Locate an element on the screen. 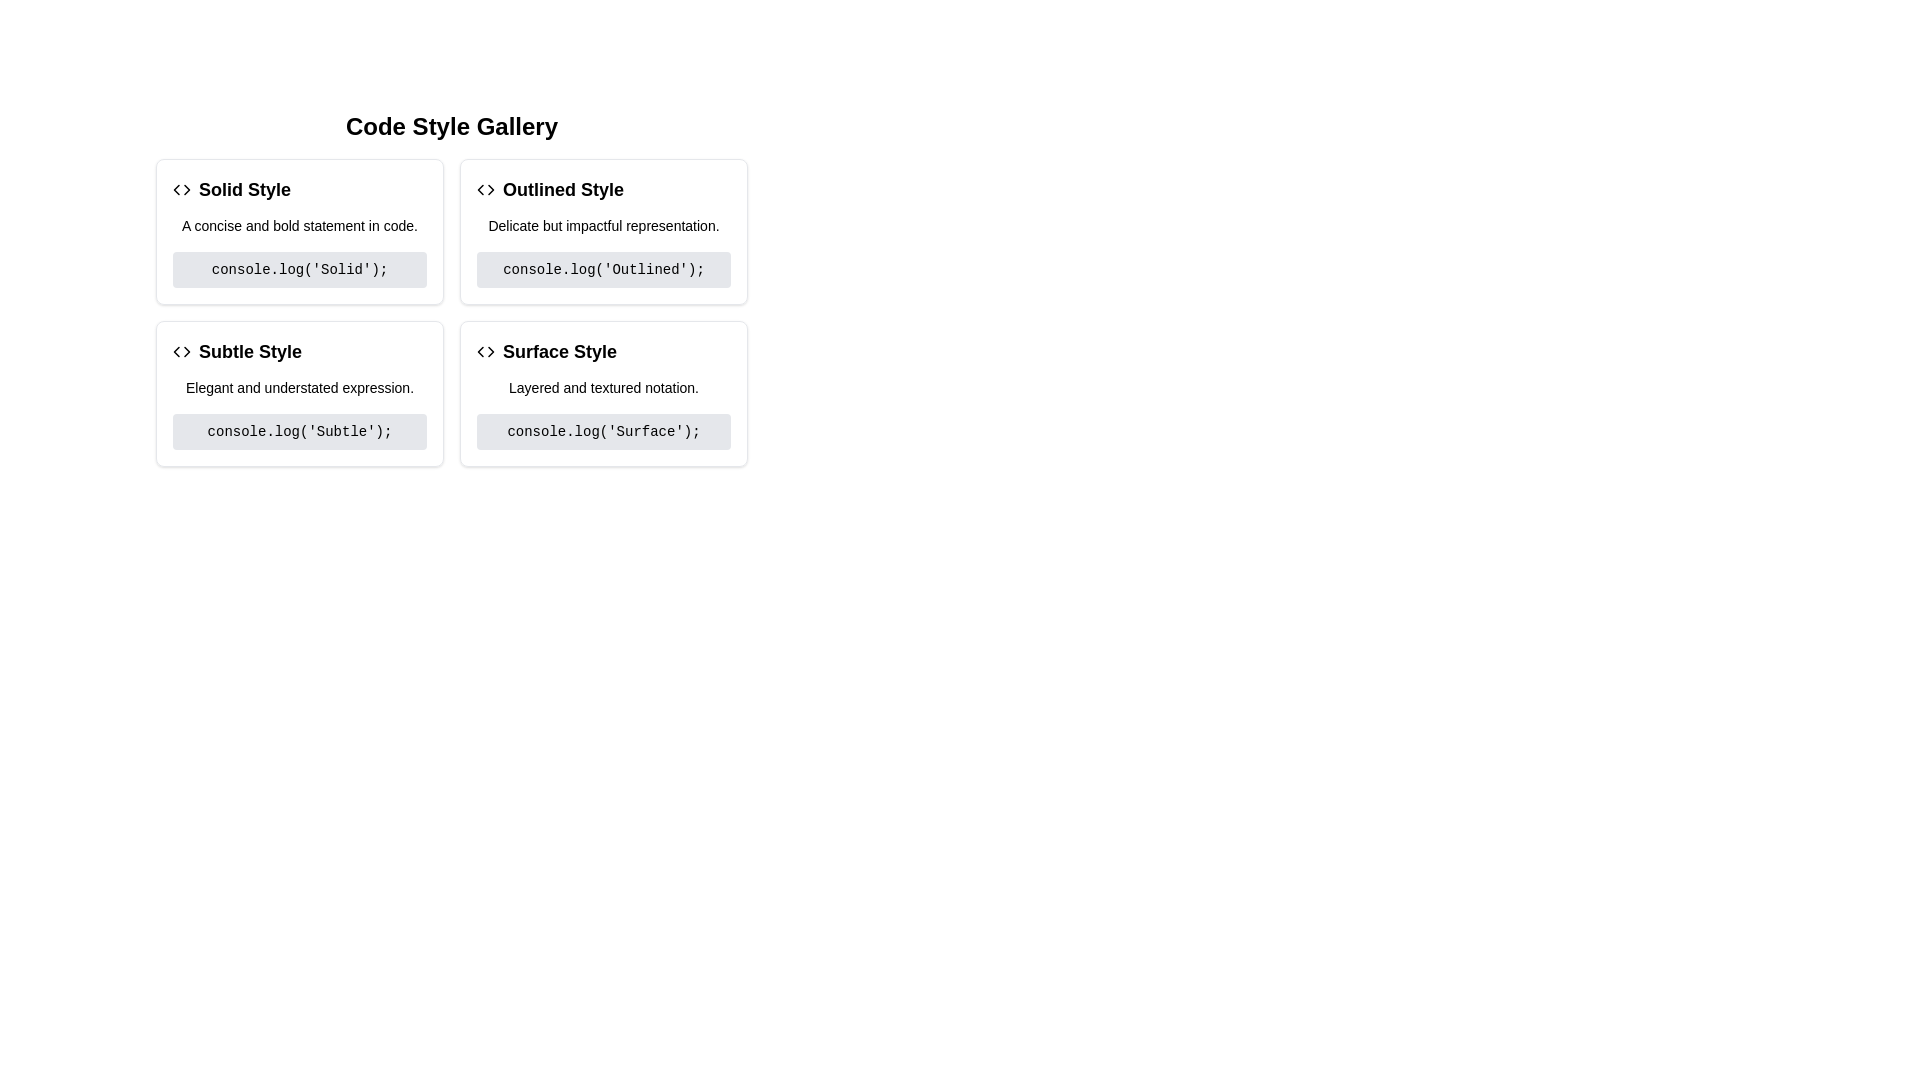 The width and height of the screenshot is (1920, 1080). the 'Outlined Style' style option card's title and icon located in the top-right of the 'Code Style Gallery' section is located at coordinates (603, 189).